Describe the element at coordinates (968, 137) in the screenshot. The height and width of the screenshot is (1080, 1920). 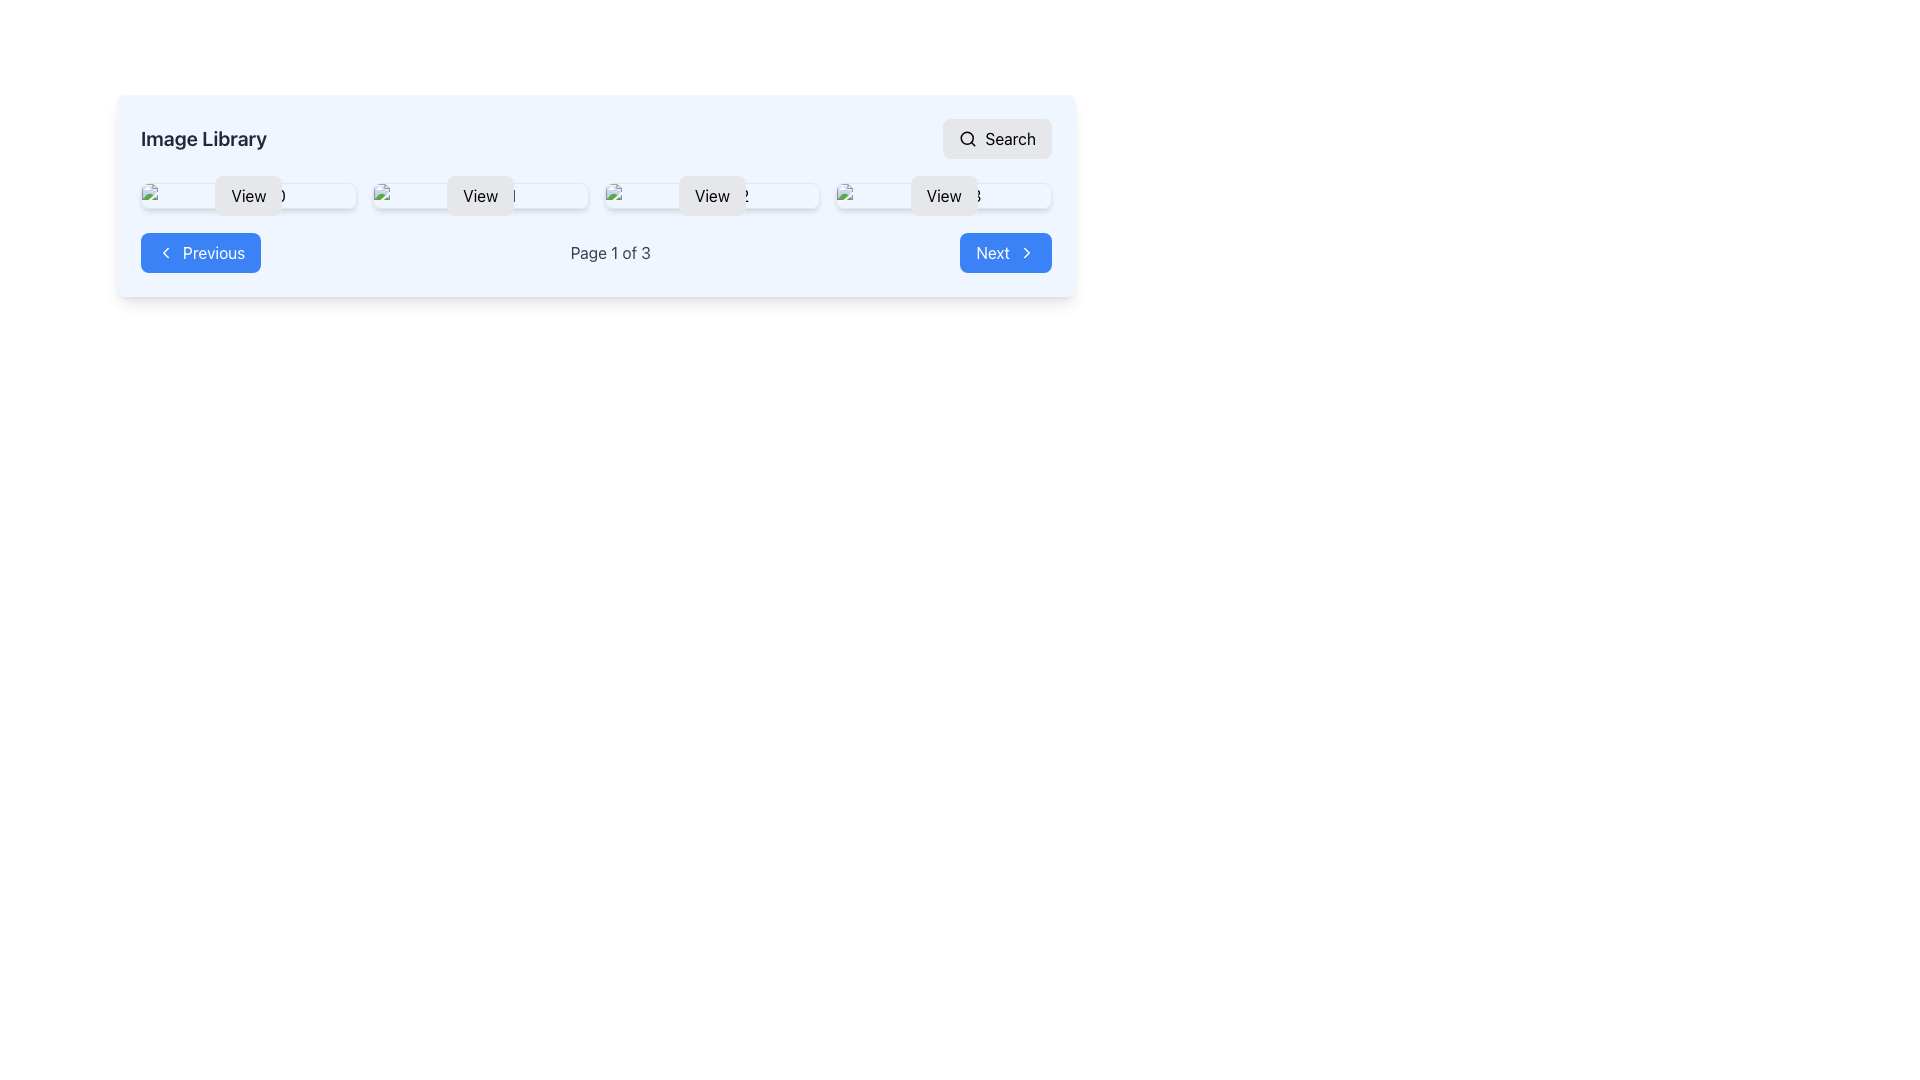
I see `the 'Search' button which contains the magnifying glass icon located in the top-right section of the interface` at that location.